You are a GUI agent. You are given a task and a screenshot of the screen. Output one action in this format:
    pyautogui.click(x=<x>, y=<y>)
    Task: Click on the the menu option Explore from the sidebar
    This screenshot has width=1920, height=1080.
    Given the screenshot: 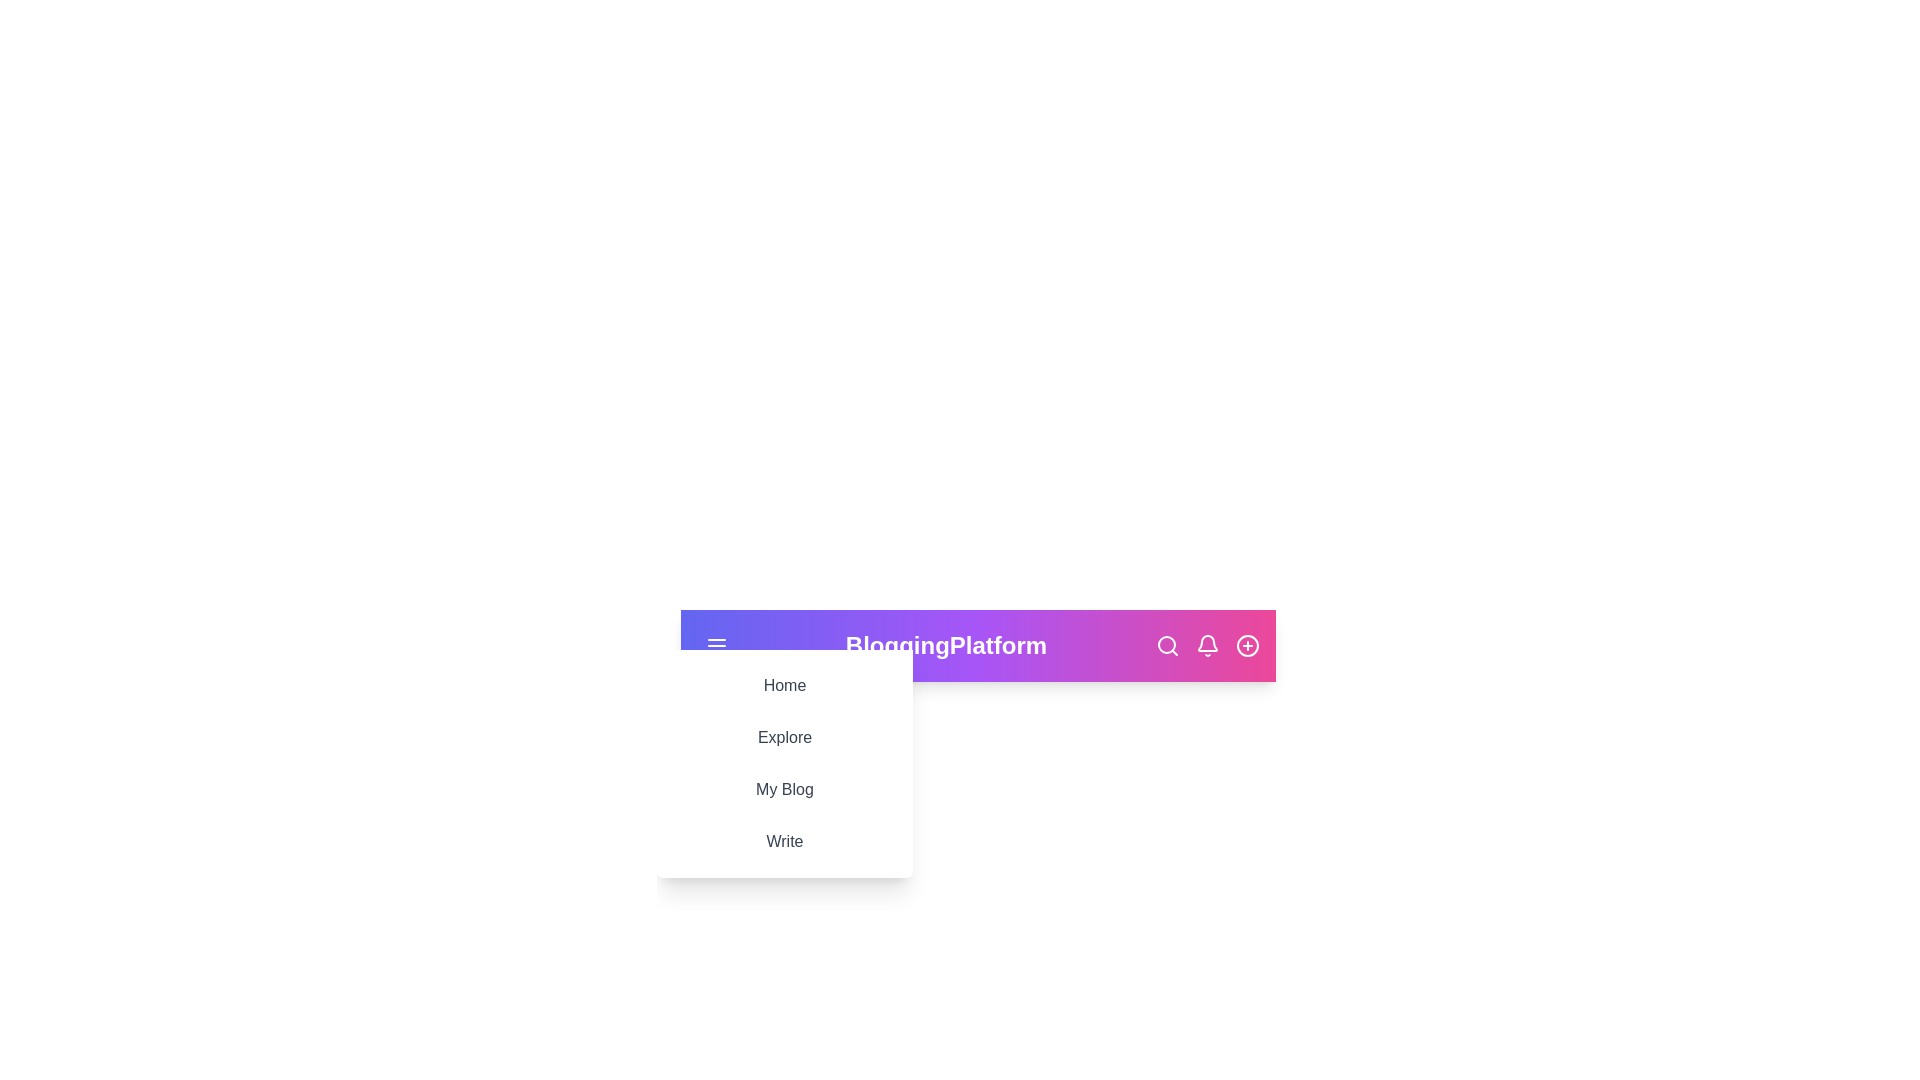 What is the action you would take?
    pyautogui.click(x=784, y=737)
    